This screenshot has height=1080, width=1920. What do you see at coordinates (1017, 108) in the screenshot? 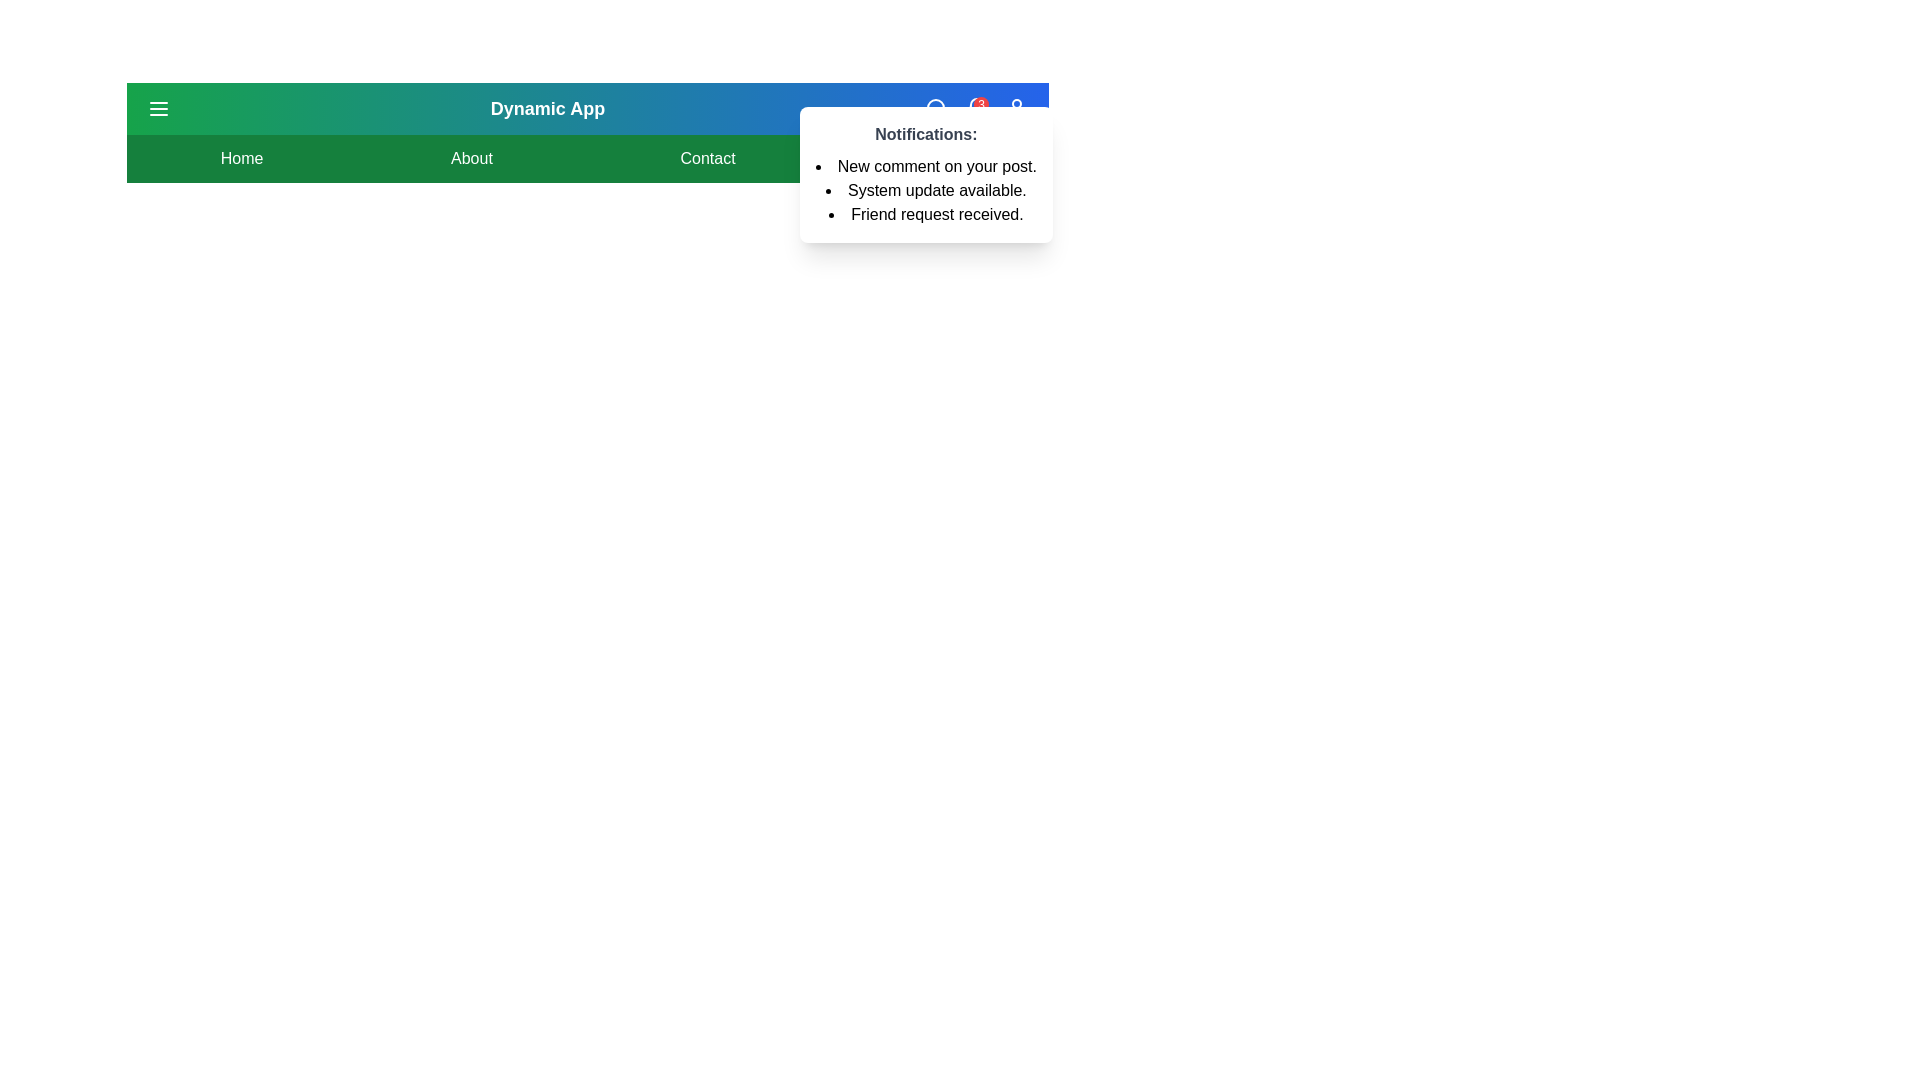
I see `the user icon to trigger a profile-related action` at bounding box center [1017, 108].